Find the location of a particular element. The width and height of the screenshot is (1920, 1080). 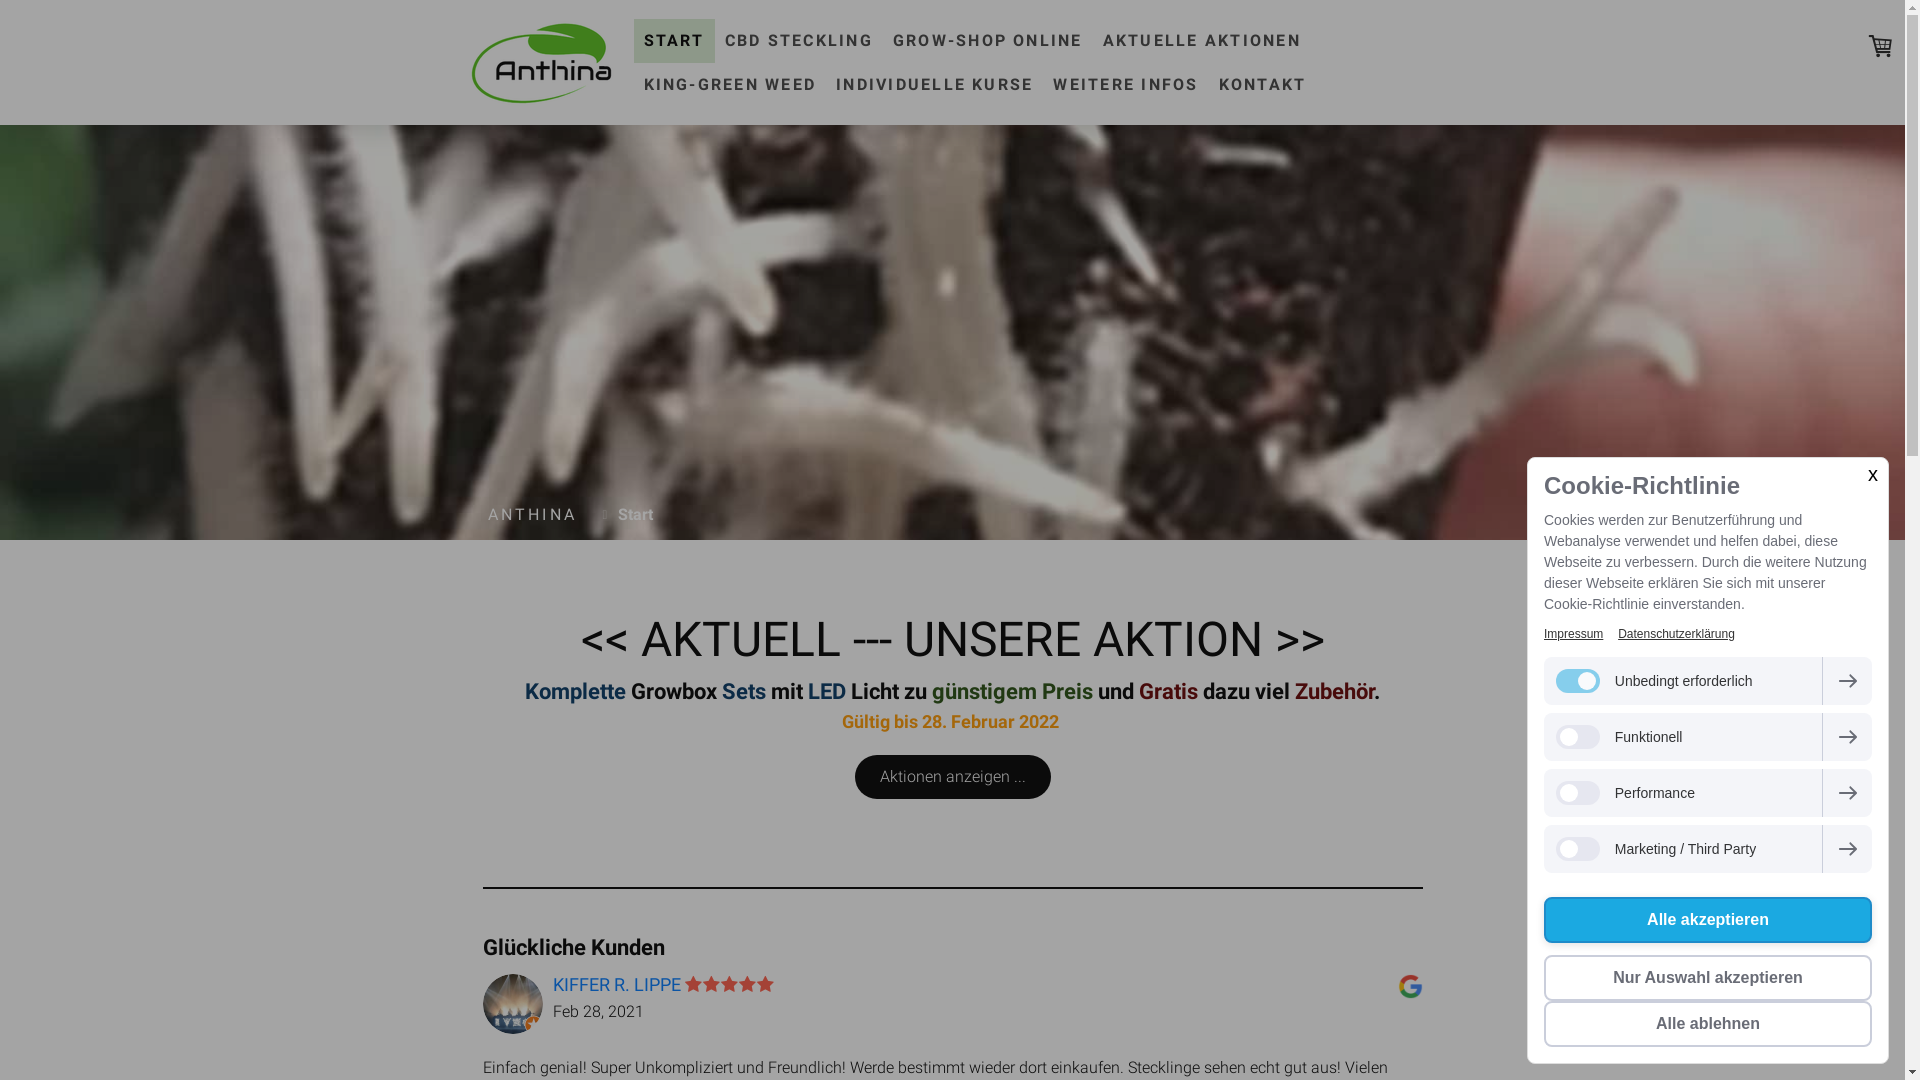

'GROW-SHOP ONLINE' is located at coordinates (882, 39).